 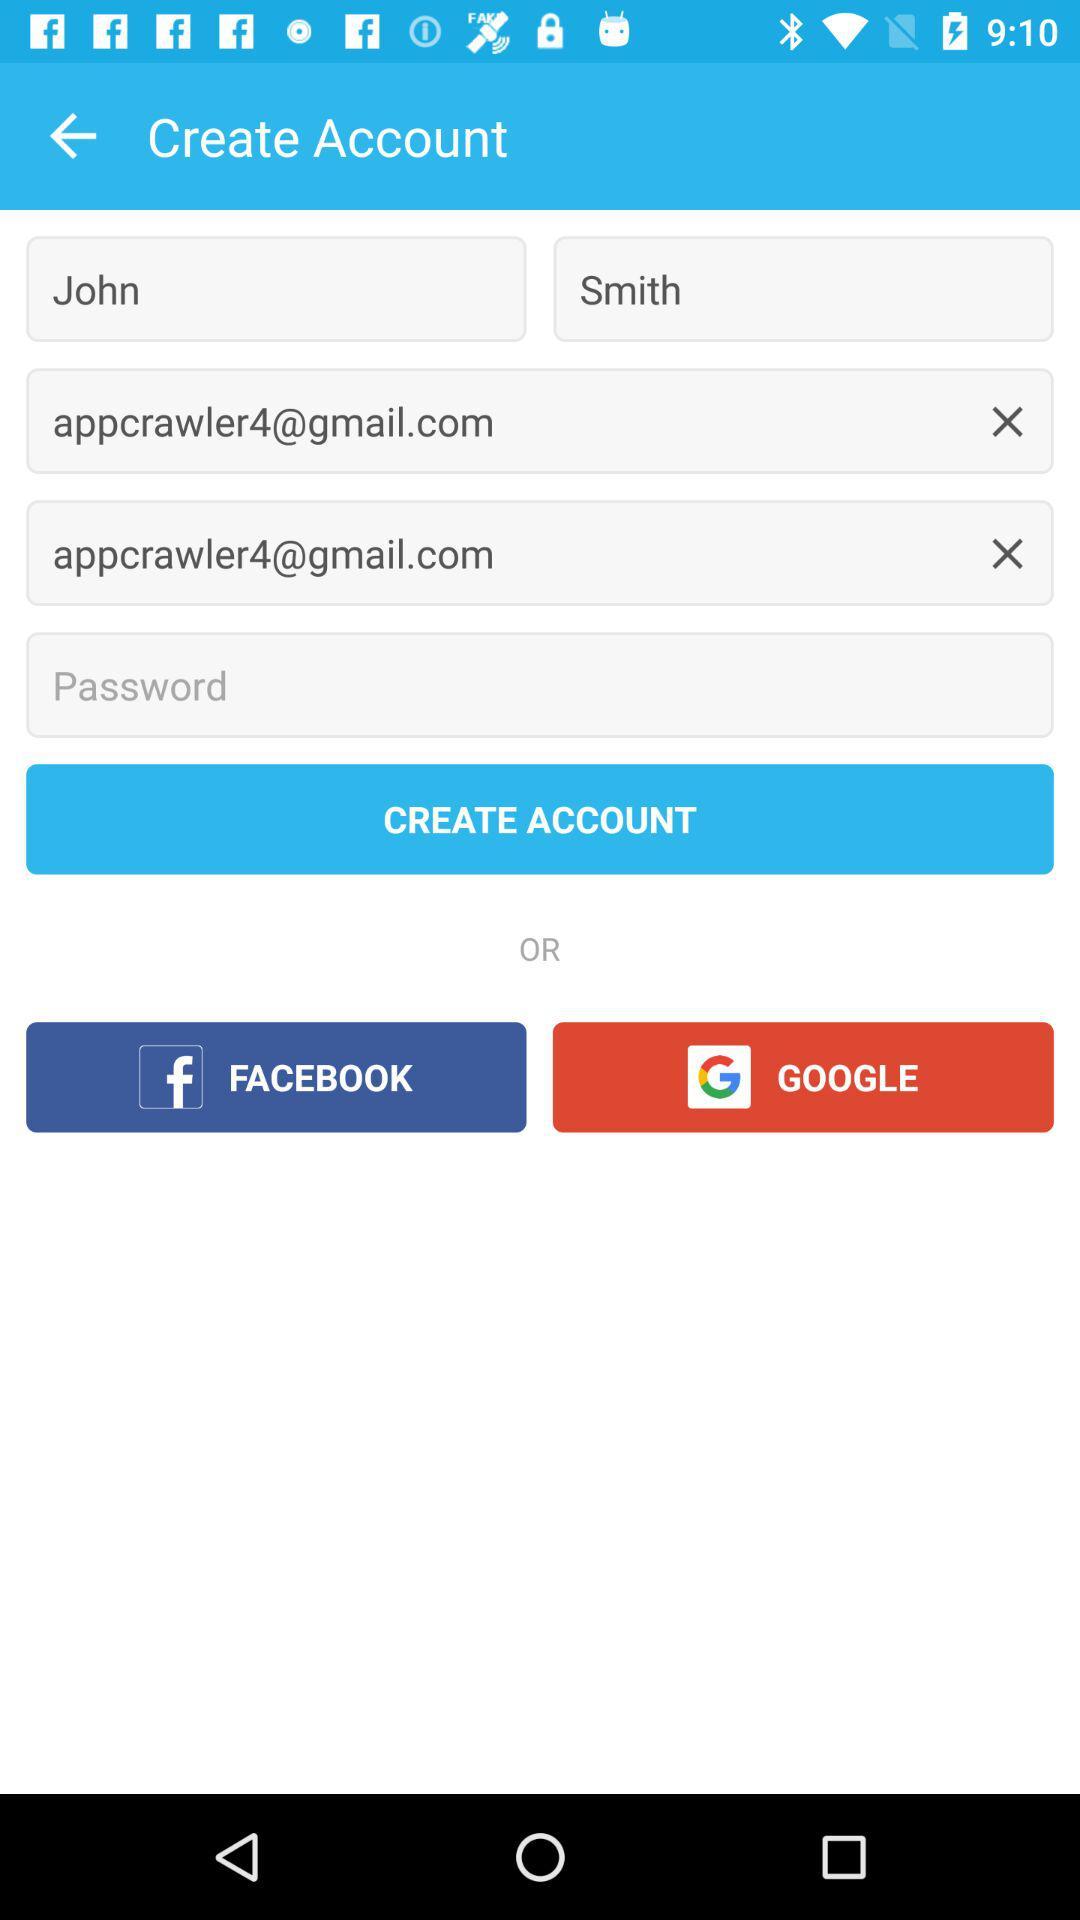 What do you see at coordinates (802, 288) in the screenshot?
I see `the icon next to the john icon` at bounding box center [802, 288].